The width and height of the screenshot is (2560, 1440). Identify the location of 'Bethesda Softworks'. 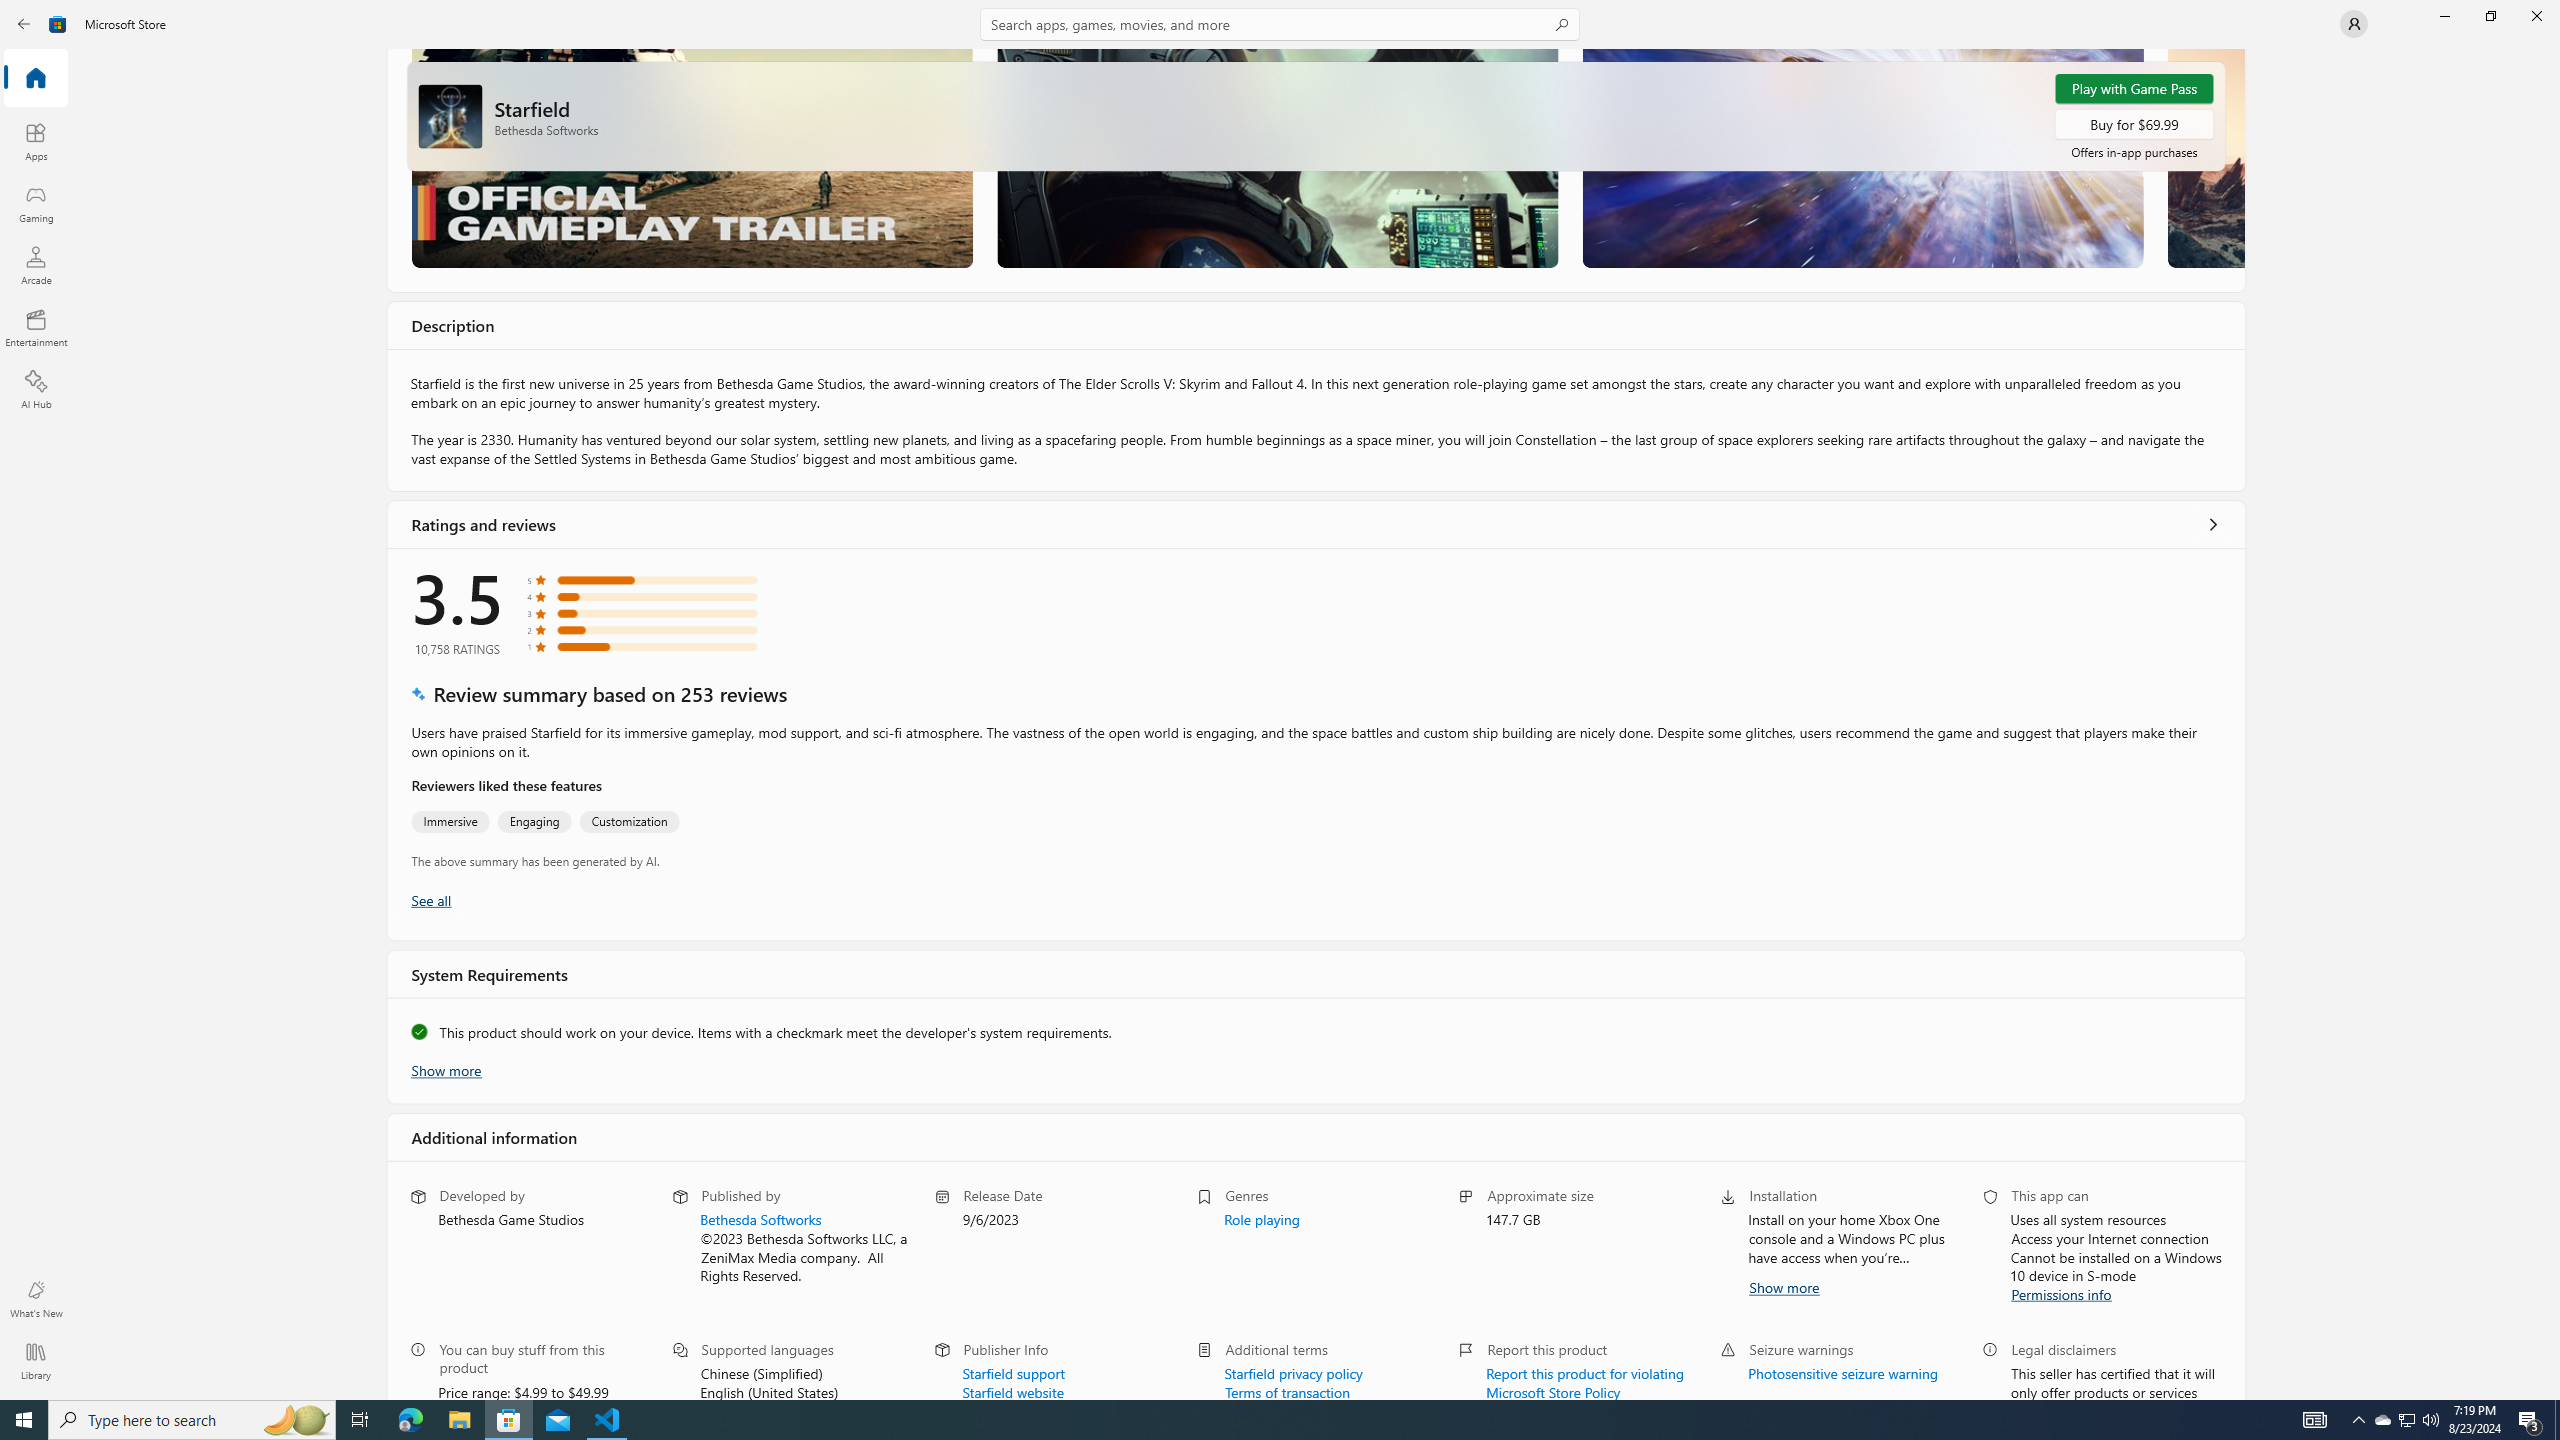
(759, 1217).